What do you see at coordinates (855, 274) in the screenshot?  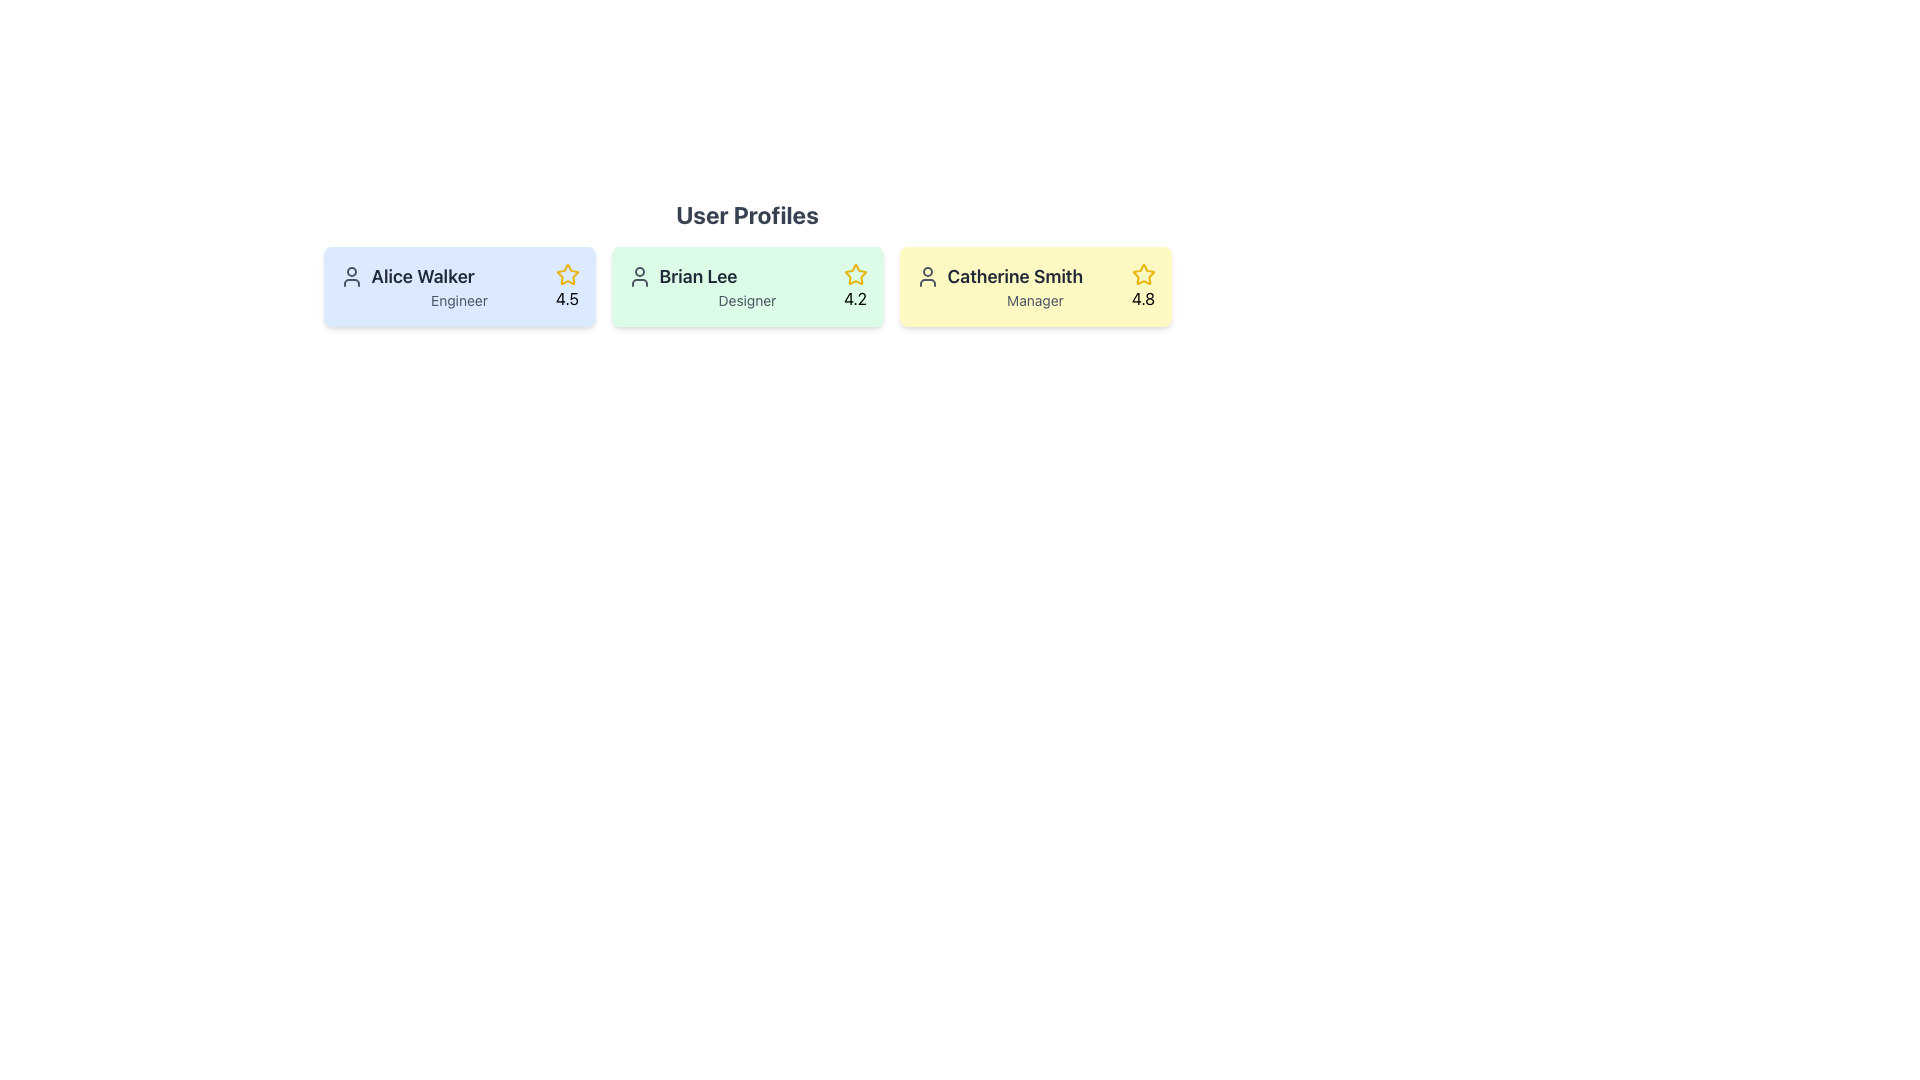 I see `the yellow star-shaped icon with a hollow center located at the top-right corner of Brian Lee's card` at bounding box center [855, 274].